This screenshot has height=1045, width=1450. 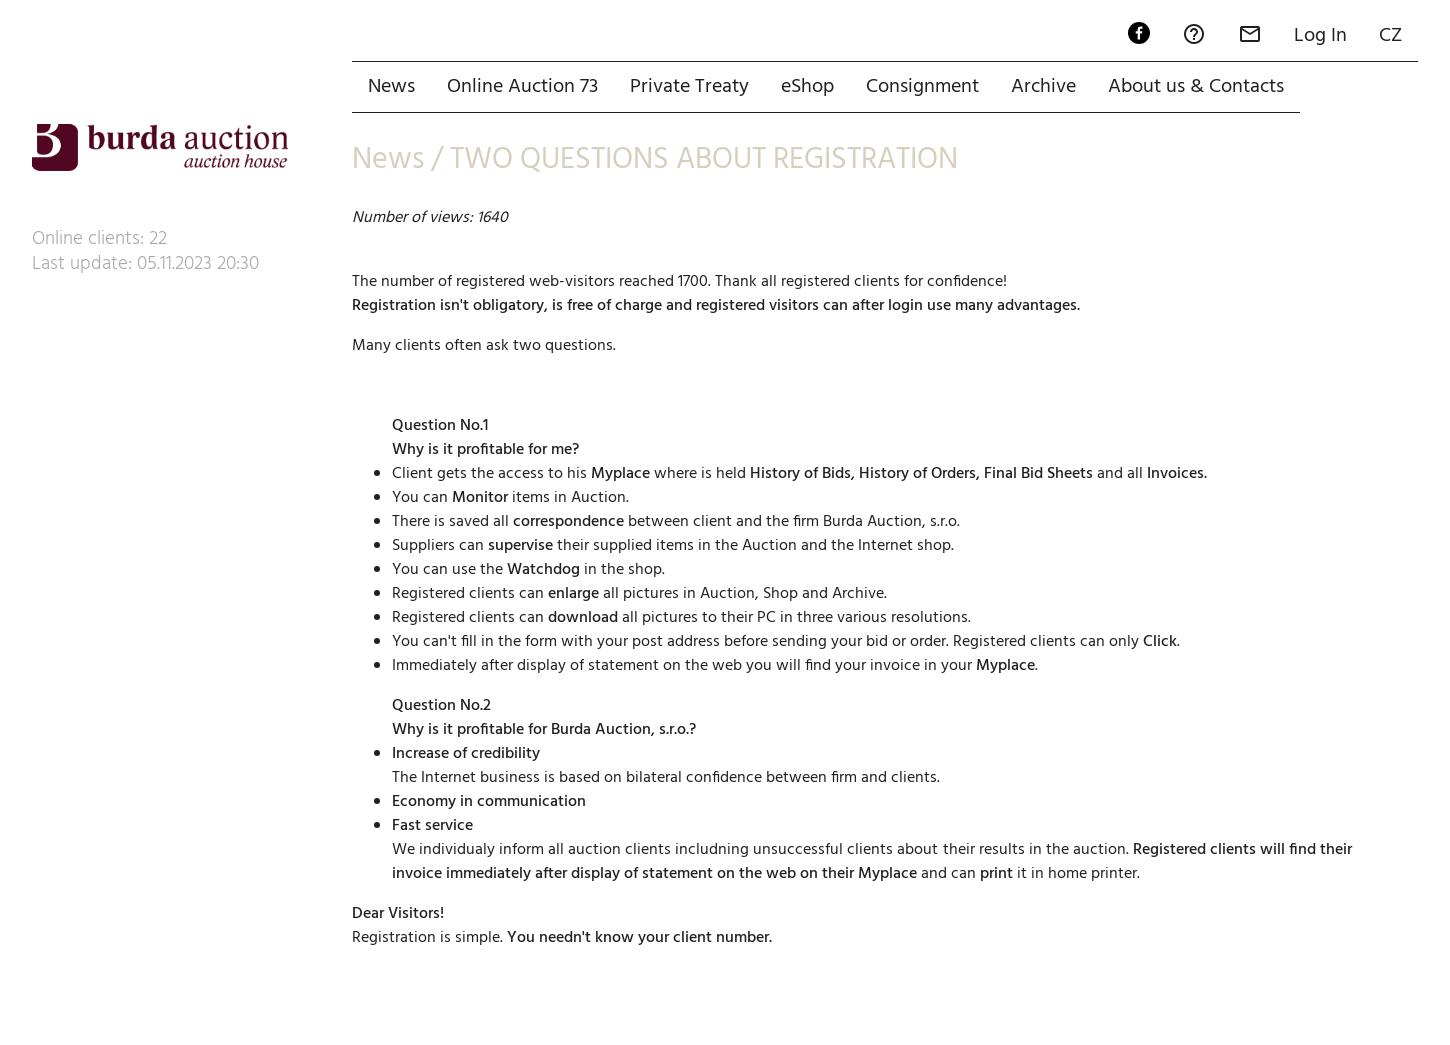 What do you see at coordinates (767, 570) in the screenshot?
I see `'You can't fill in the form with your post address before sending your bid or order. Registered clients can only'` at bounding box center [767, 570].